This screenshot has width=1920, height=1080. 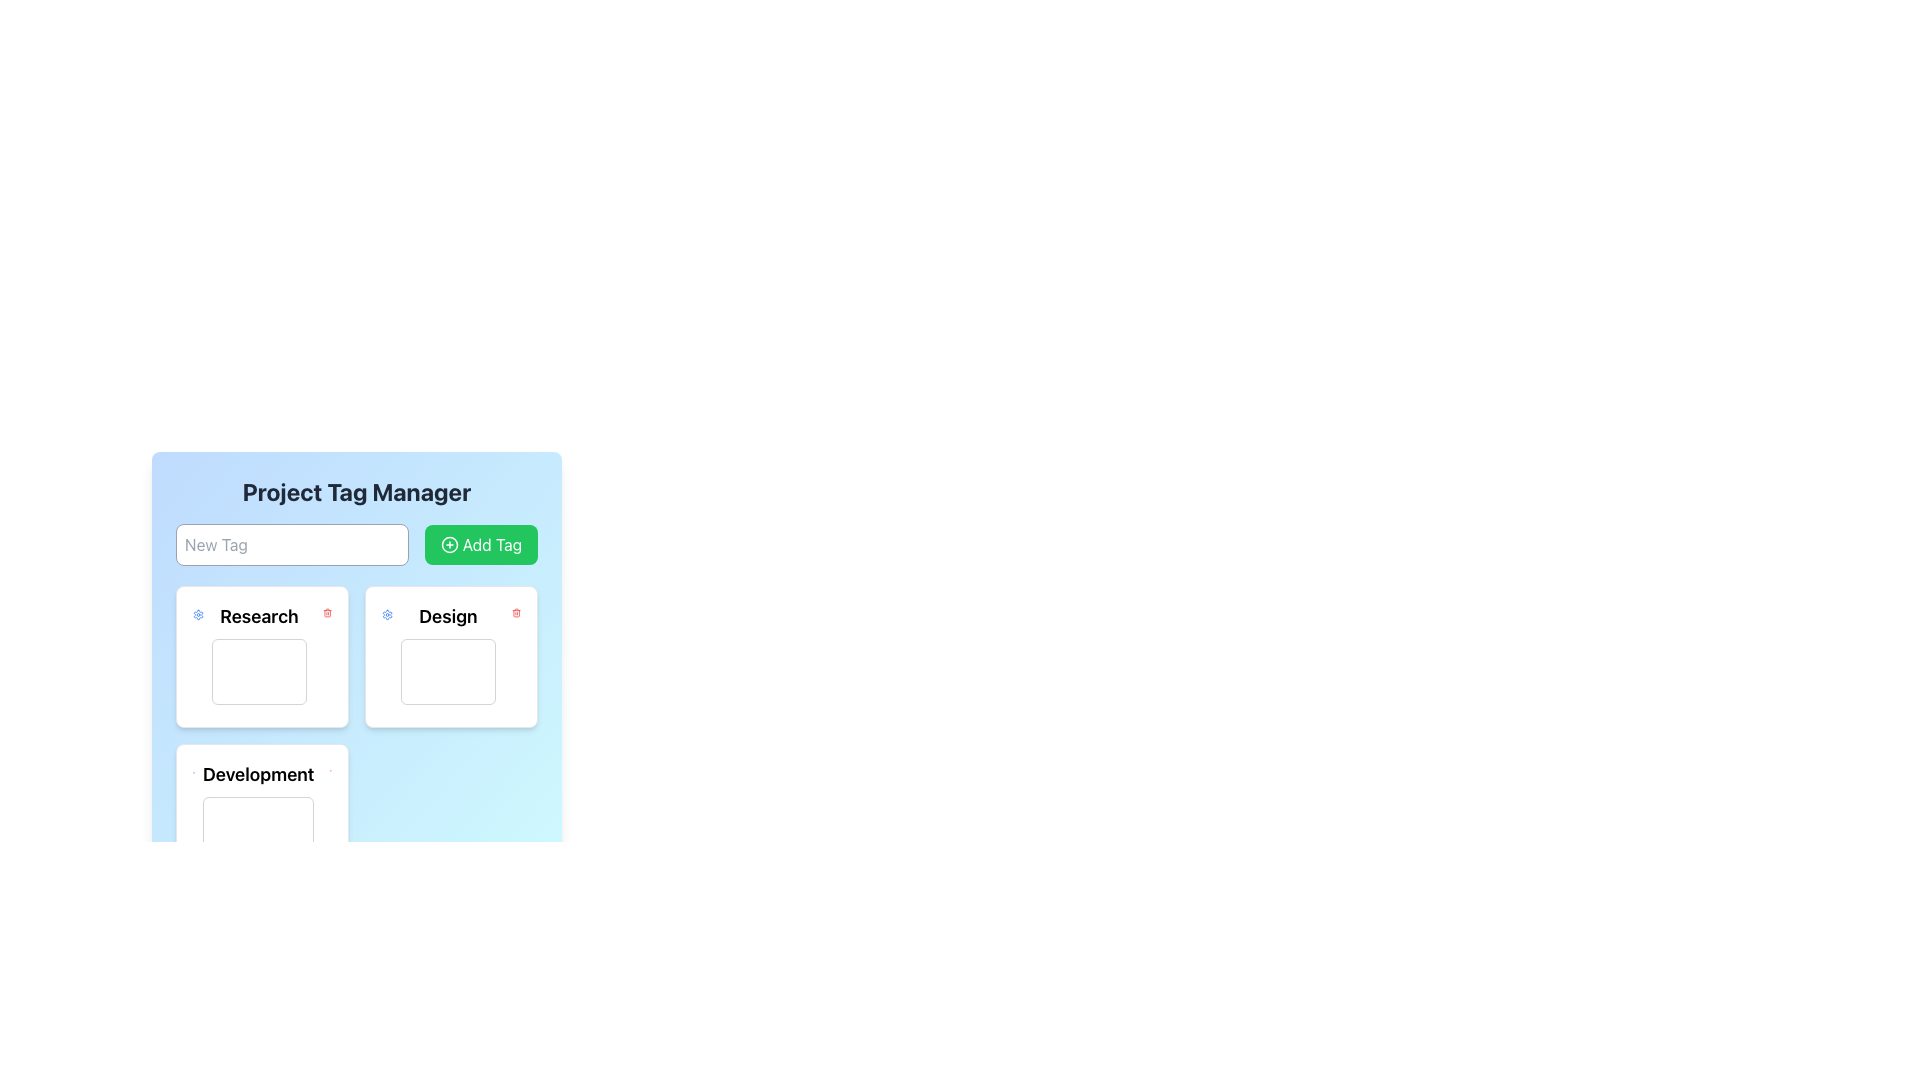 What do you see at coordinates (448, 544) in the screenshot?
I see `the green button labeled 'Add Tag' that contains the SVG Icon for creating a new tag` at bounding box center [448, 544].